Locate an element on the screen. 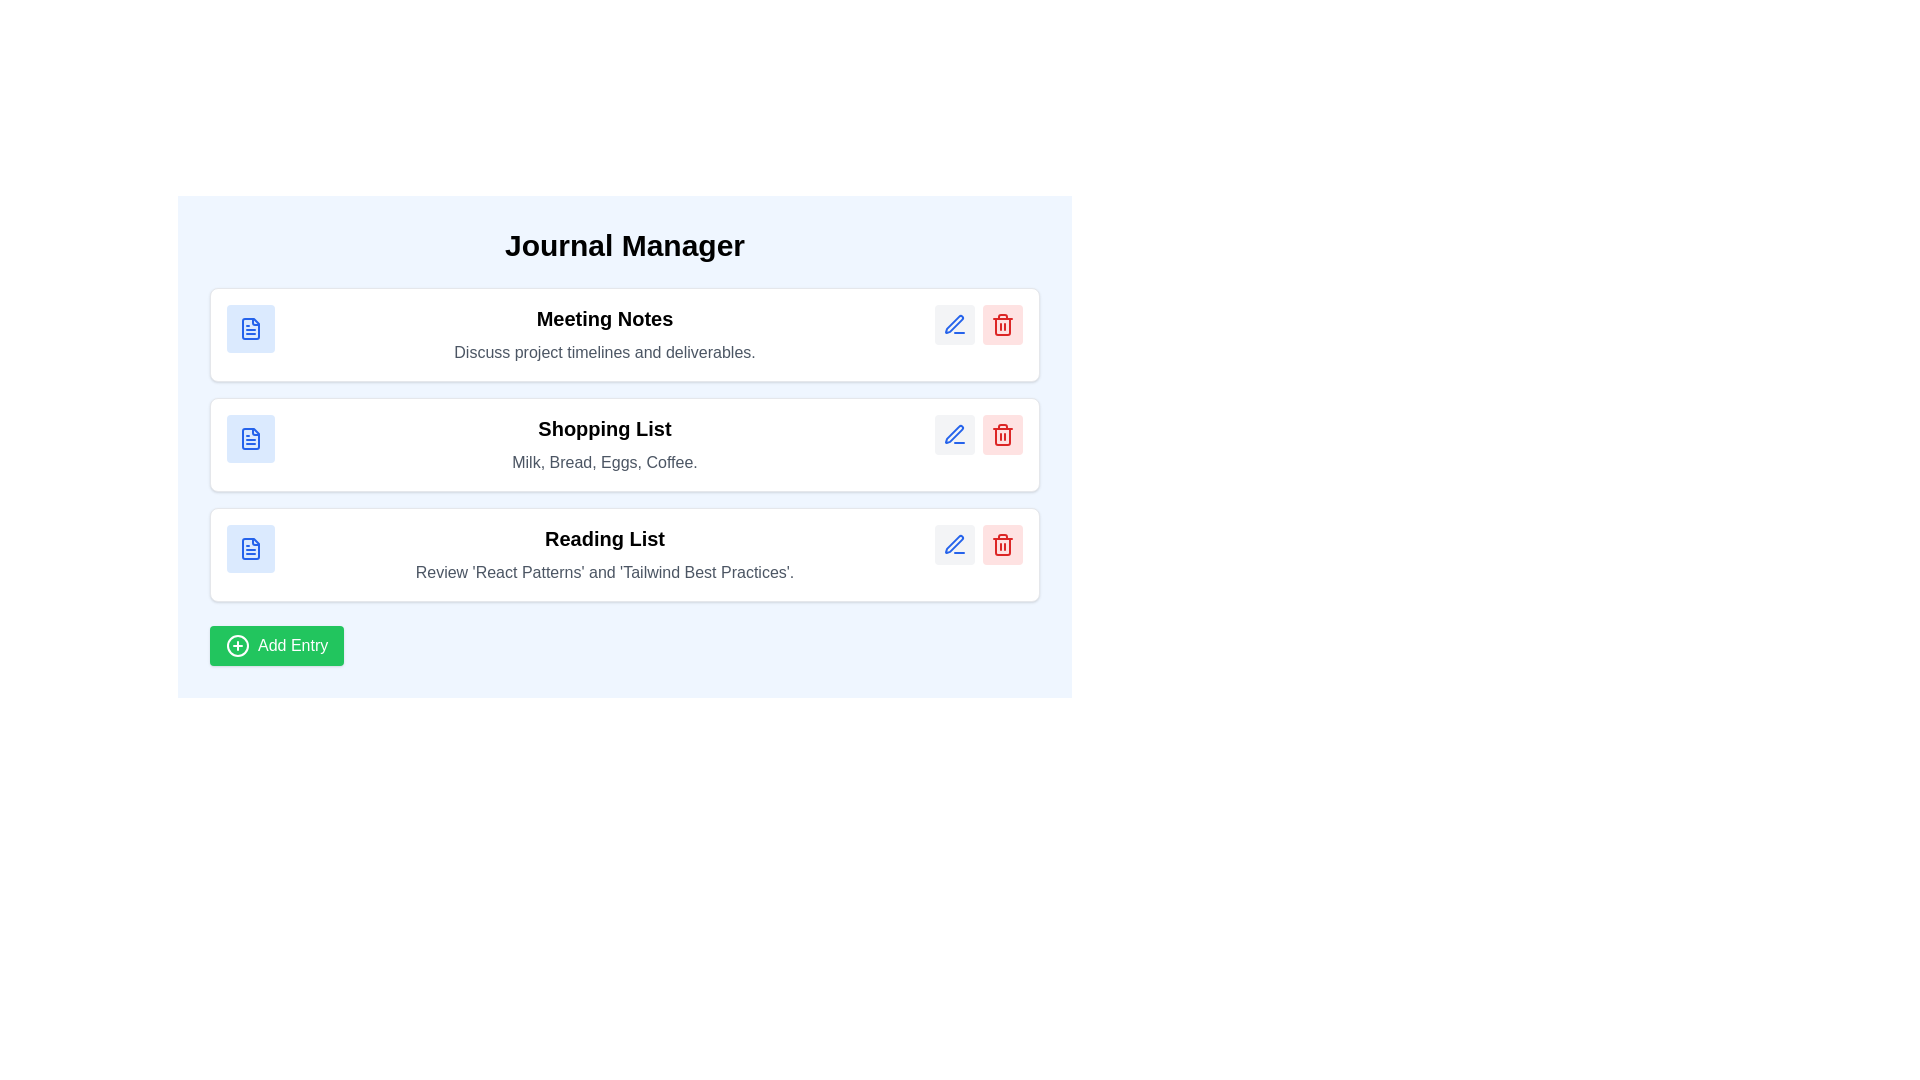 This screenshot has height=1080, width=1920. the rectangular icon with a blue background and white border featuring a blue file symbol, located in the top-left corner of the 'Shopping List' card is located at coordinates (249, 438).